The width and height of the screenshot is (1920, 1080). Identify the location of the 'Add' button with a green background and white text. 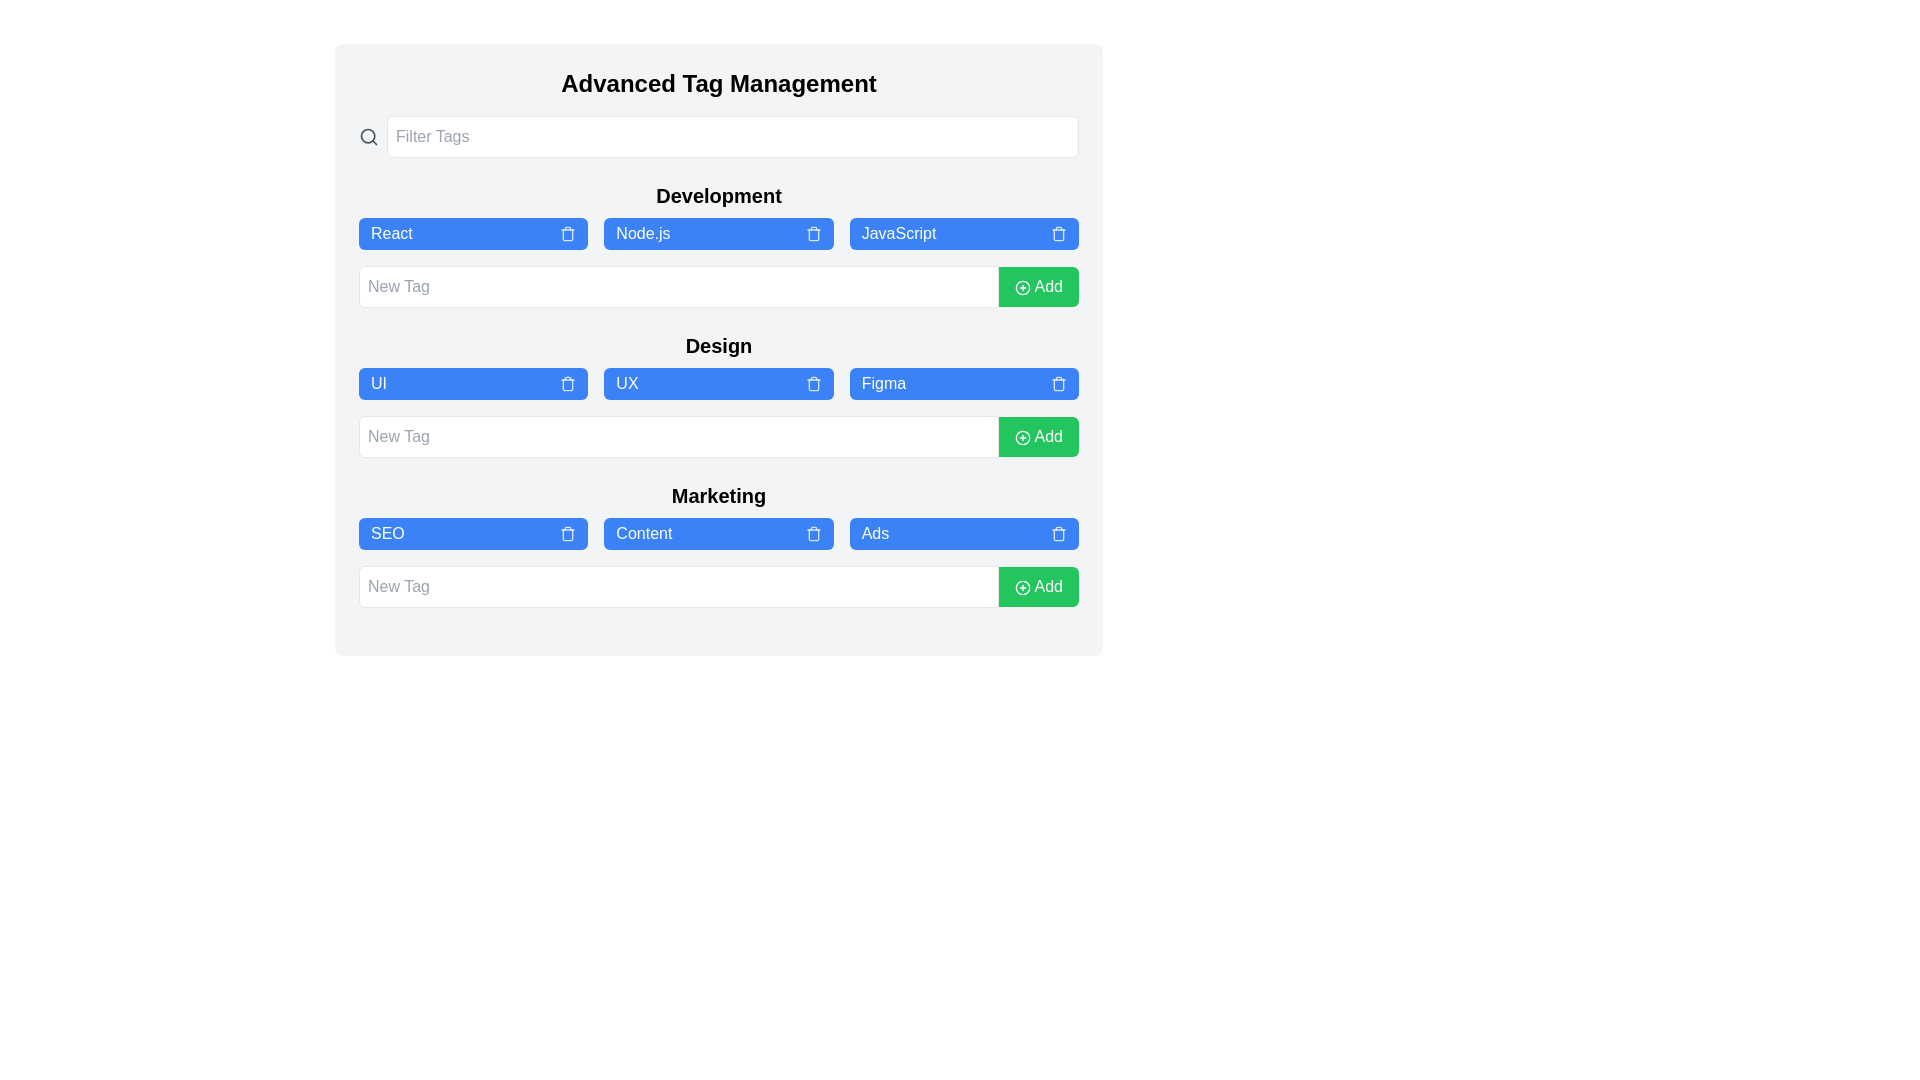
(1038, 435).